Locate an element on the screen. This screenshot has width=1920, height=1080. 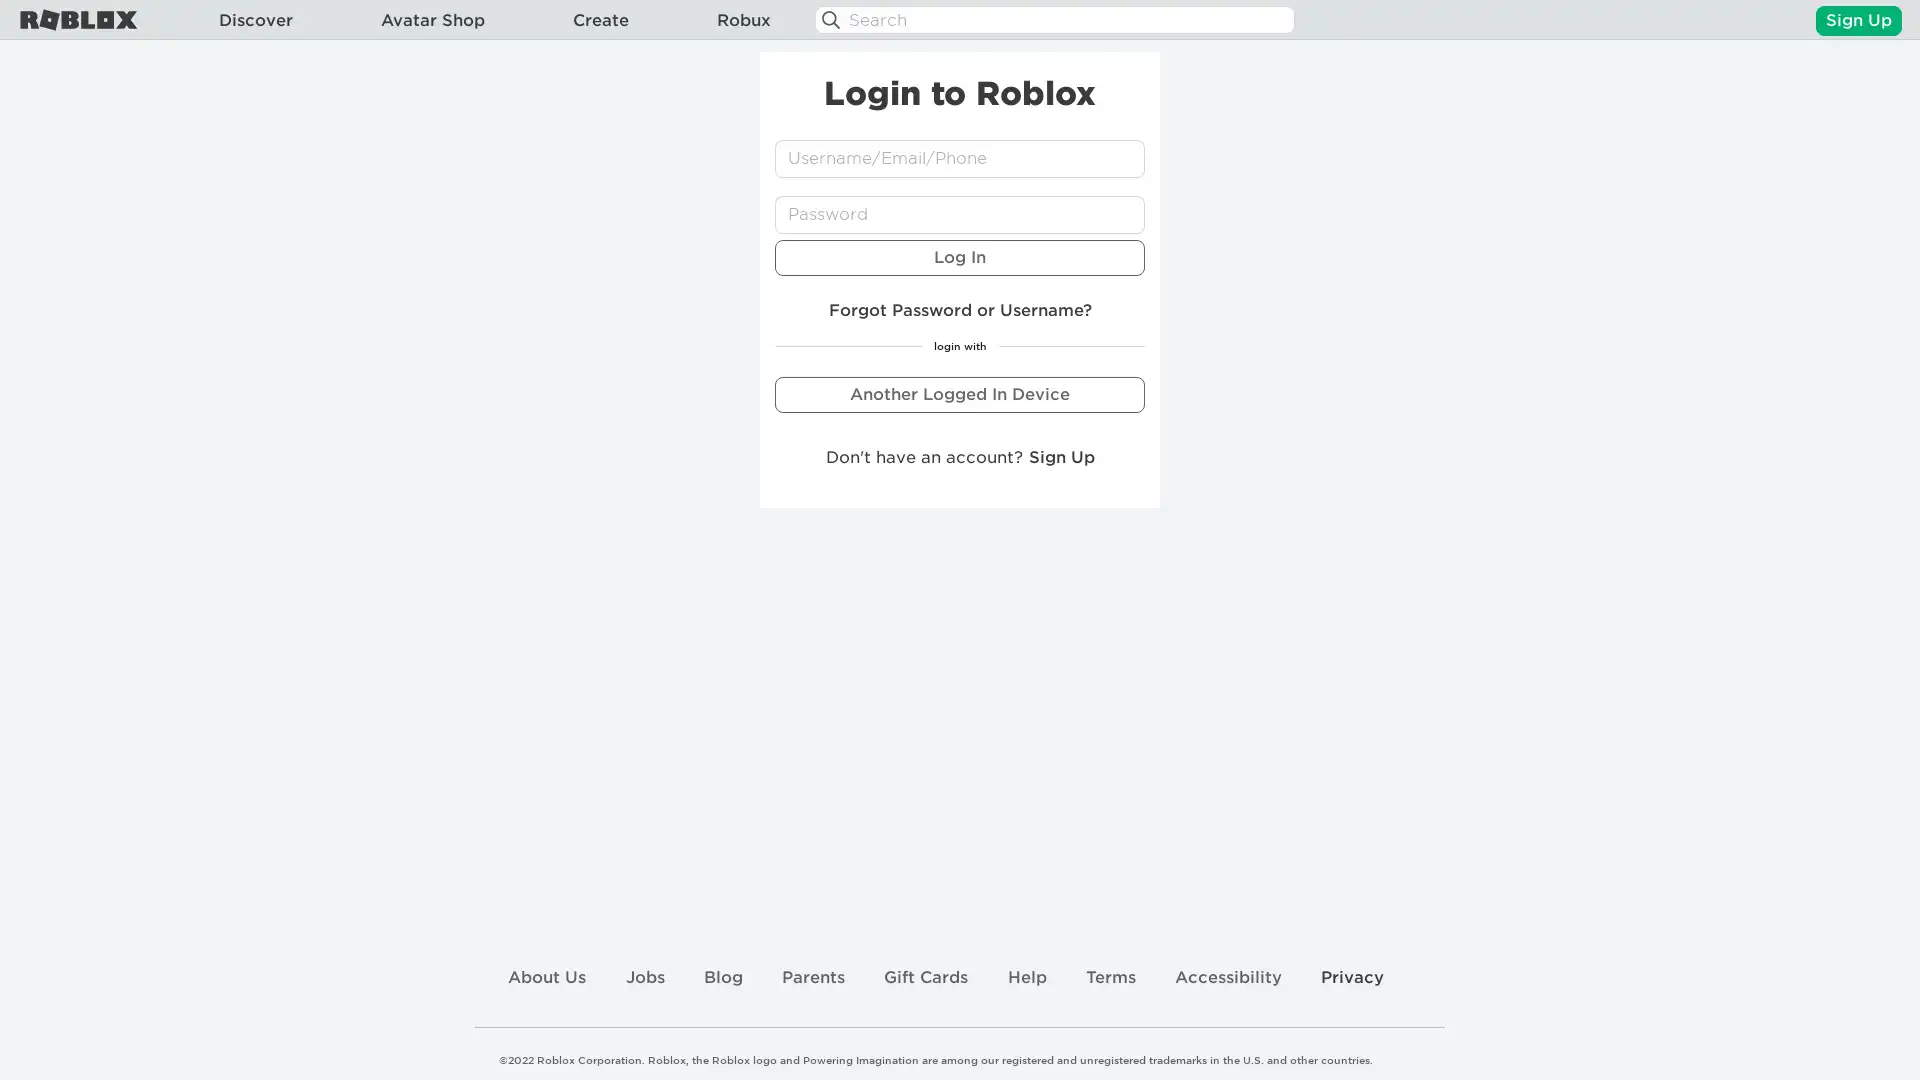
Another Logged In Device is located at coordinates (960, 393).